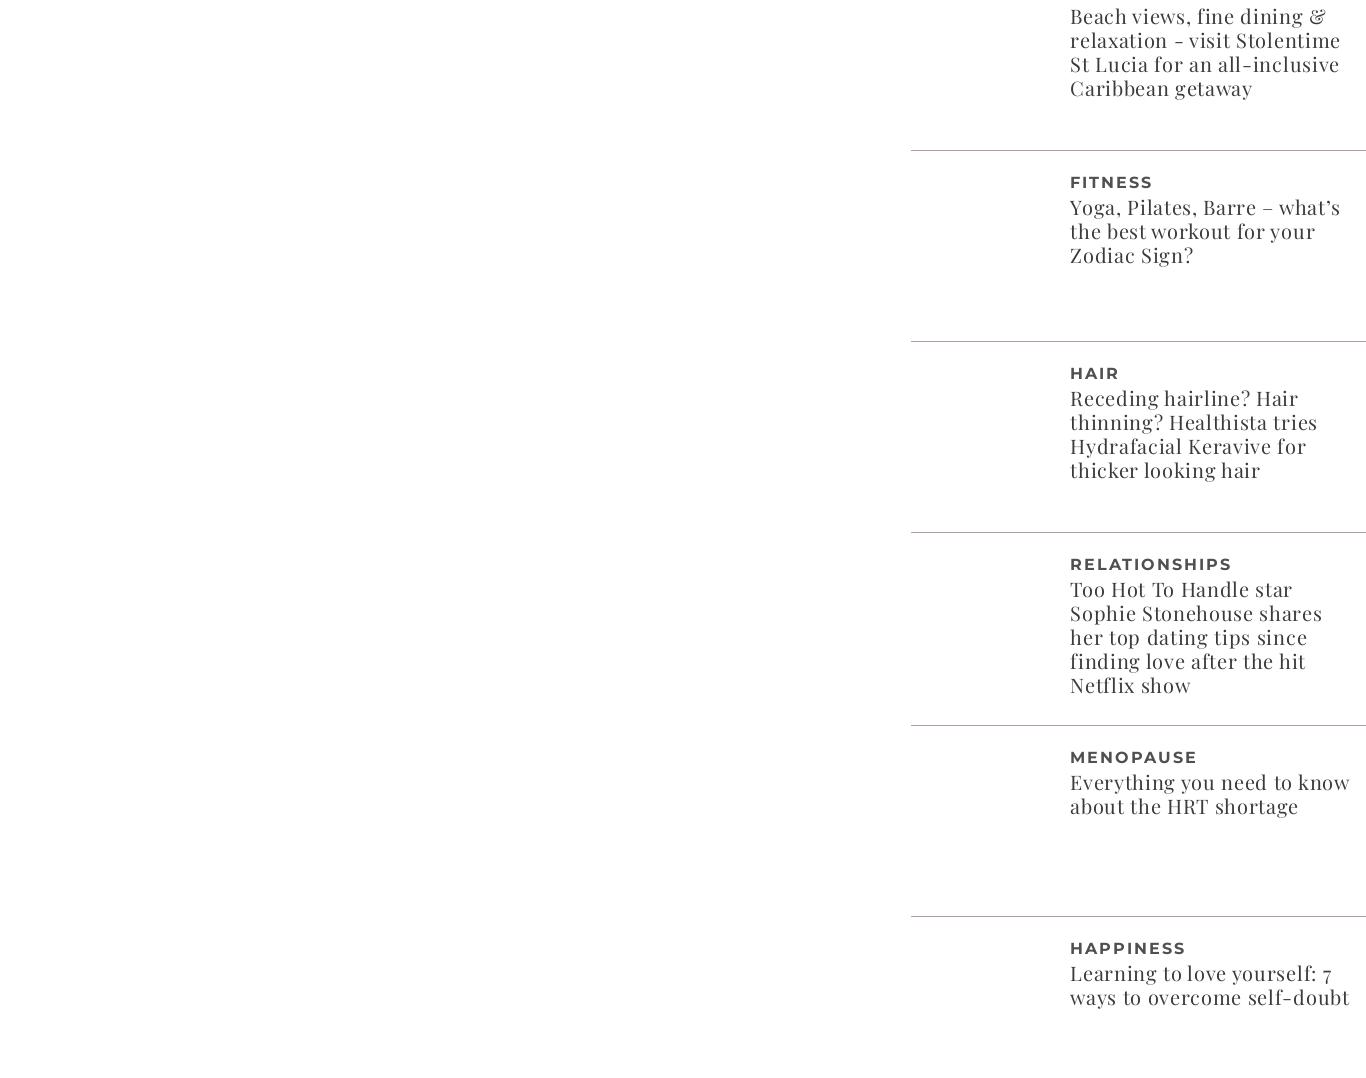  I want to click on 'Menopause', so click(1068, 756).